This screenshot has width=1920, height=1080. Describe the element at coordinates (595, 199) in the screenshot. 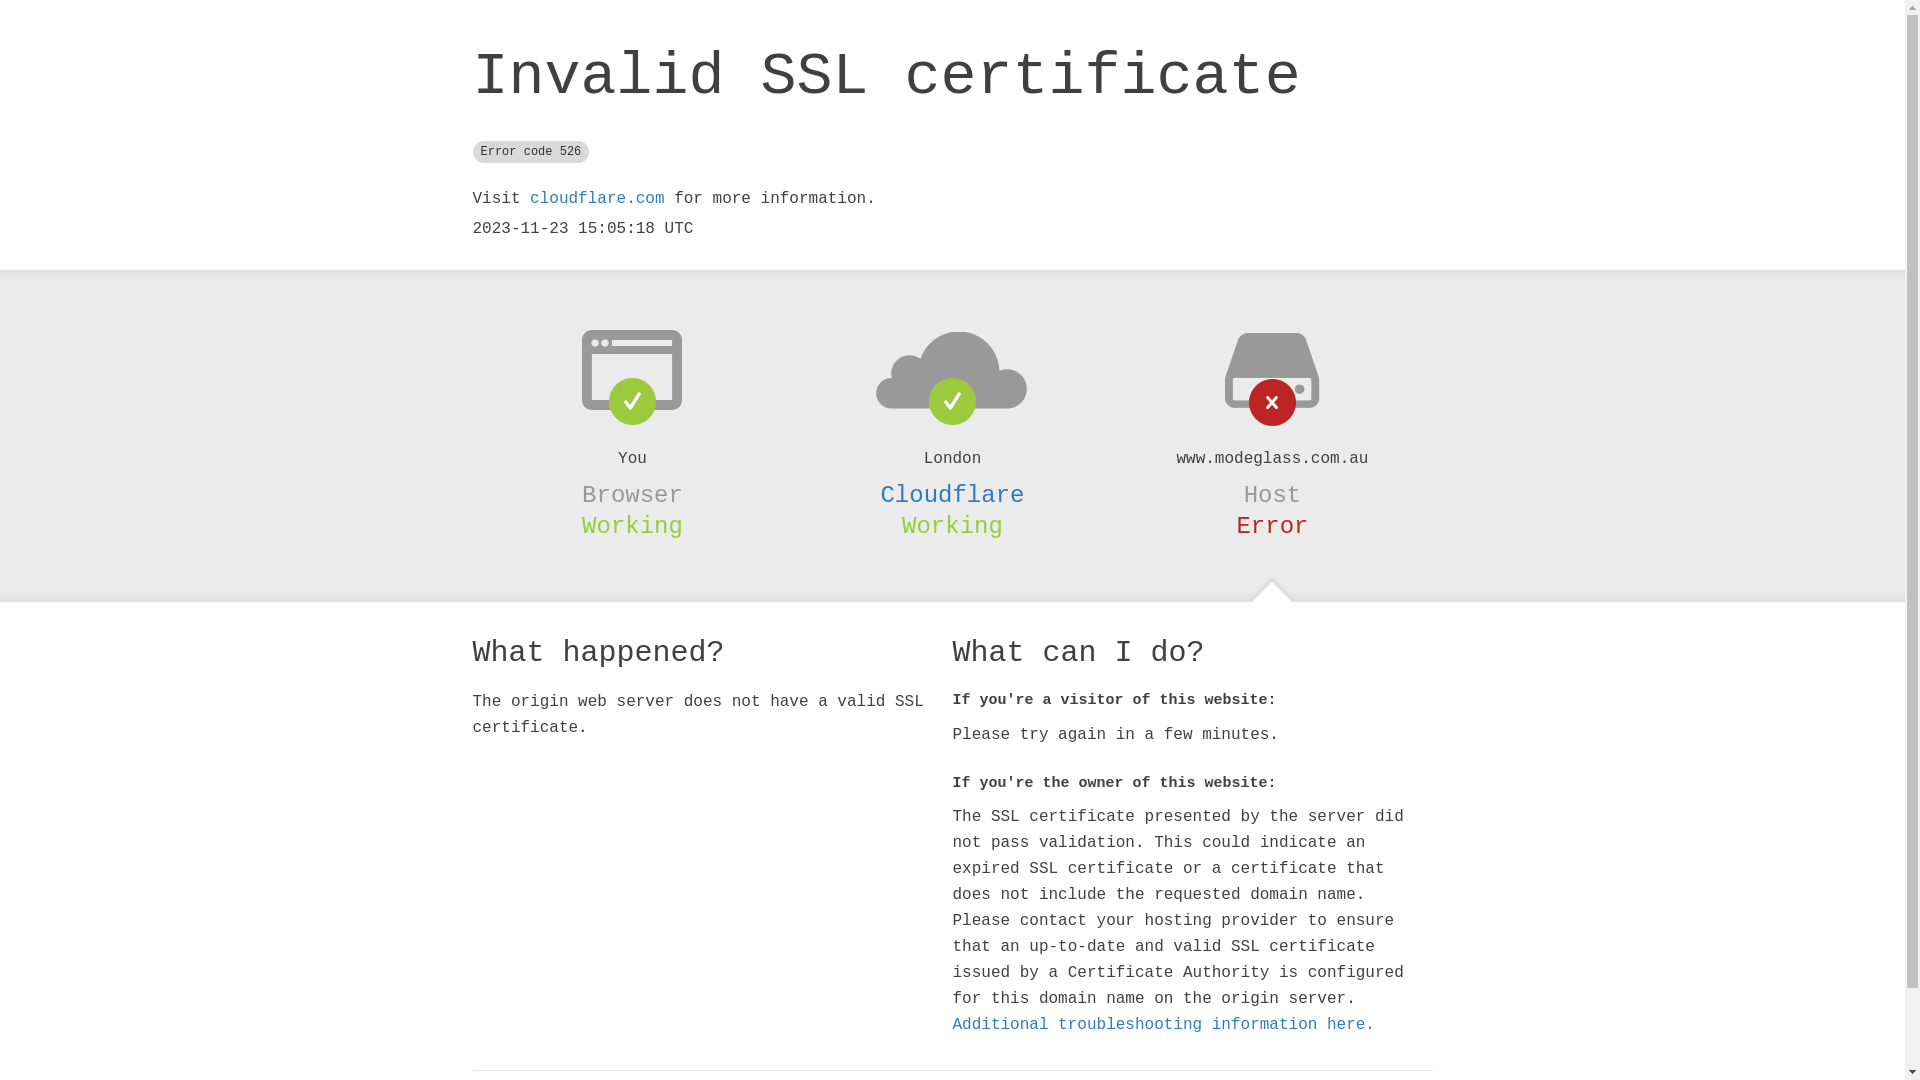

I see `'cloudflare.com'` at that location.